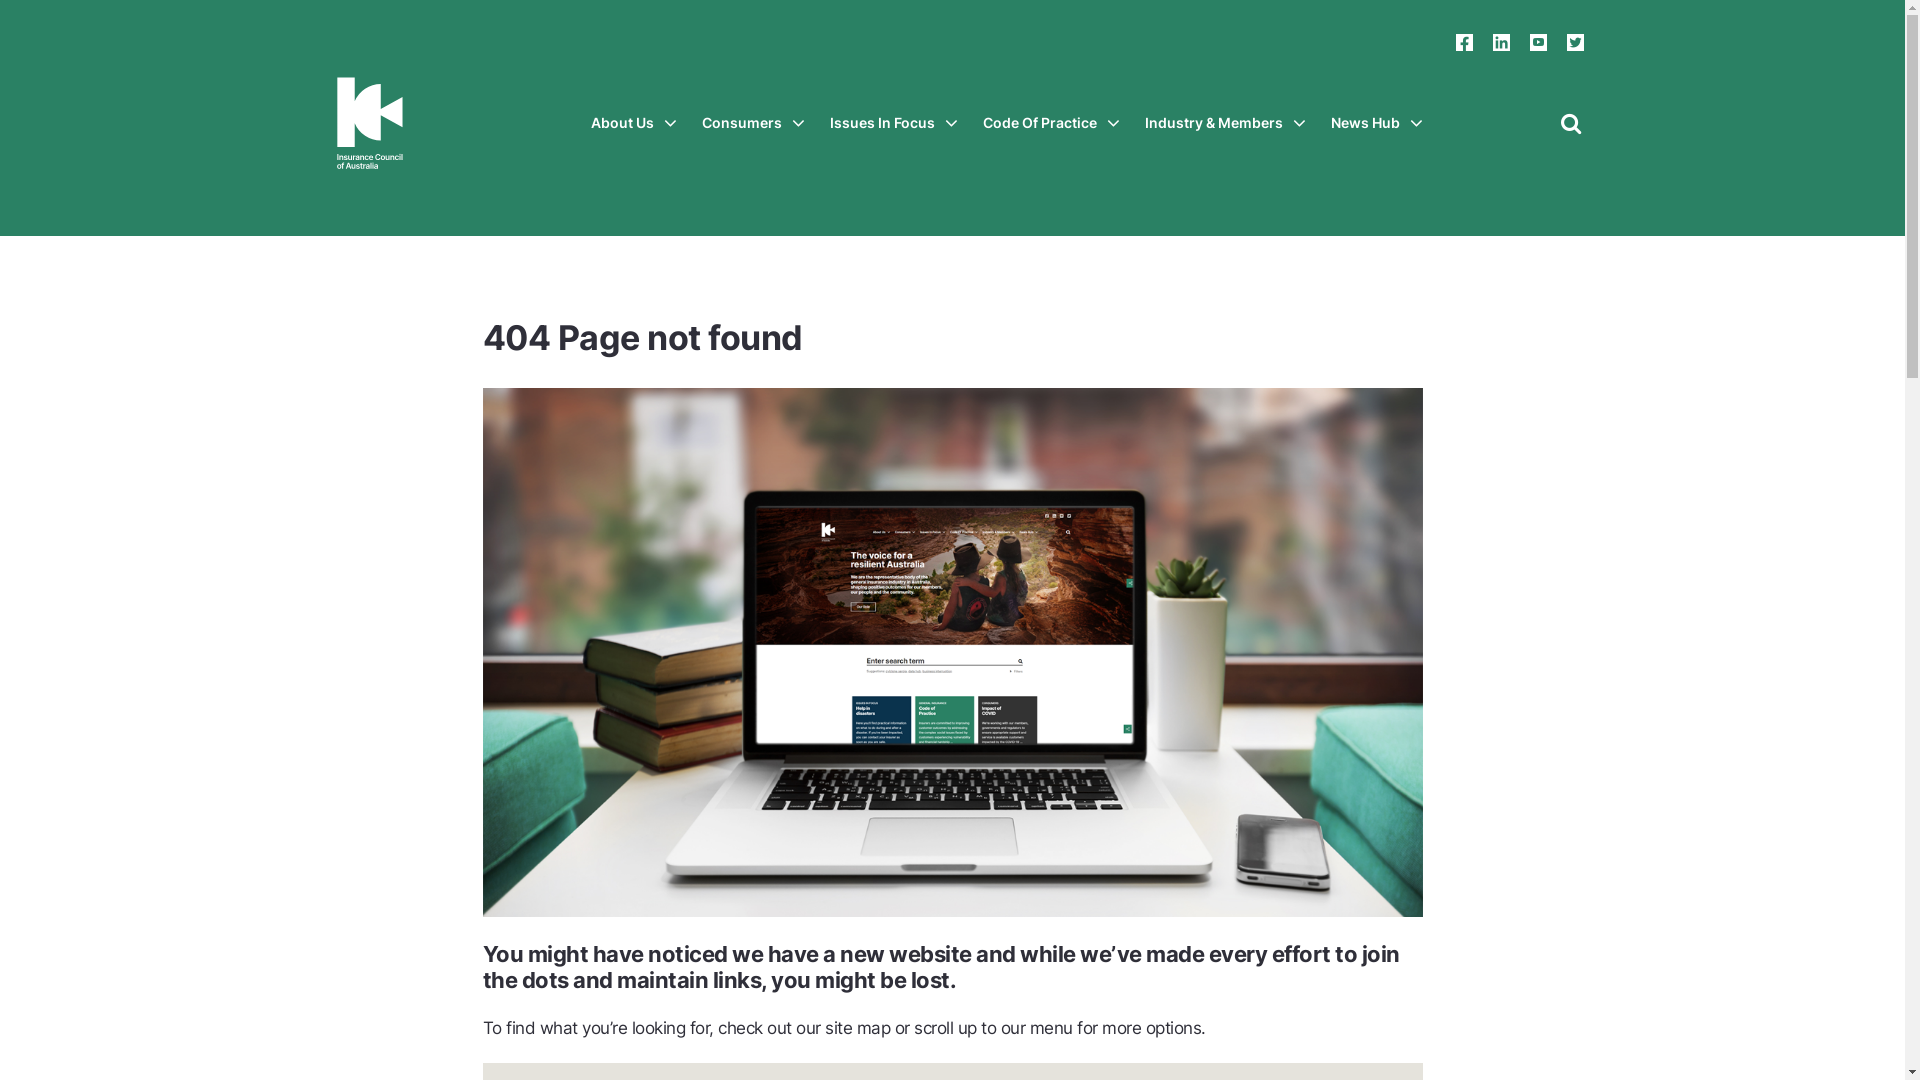  Describe the element at coordinates (892, 123) in the screenshot. I see `'Issues In Focus'` at that location.